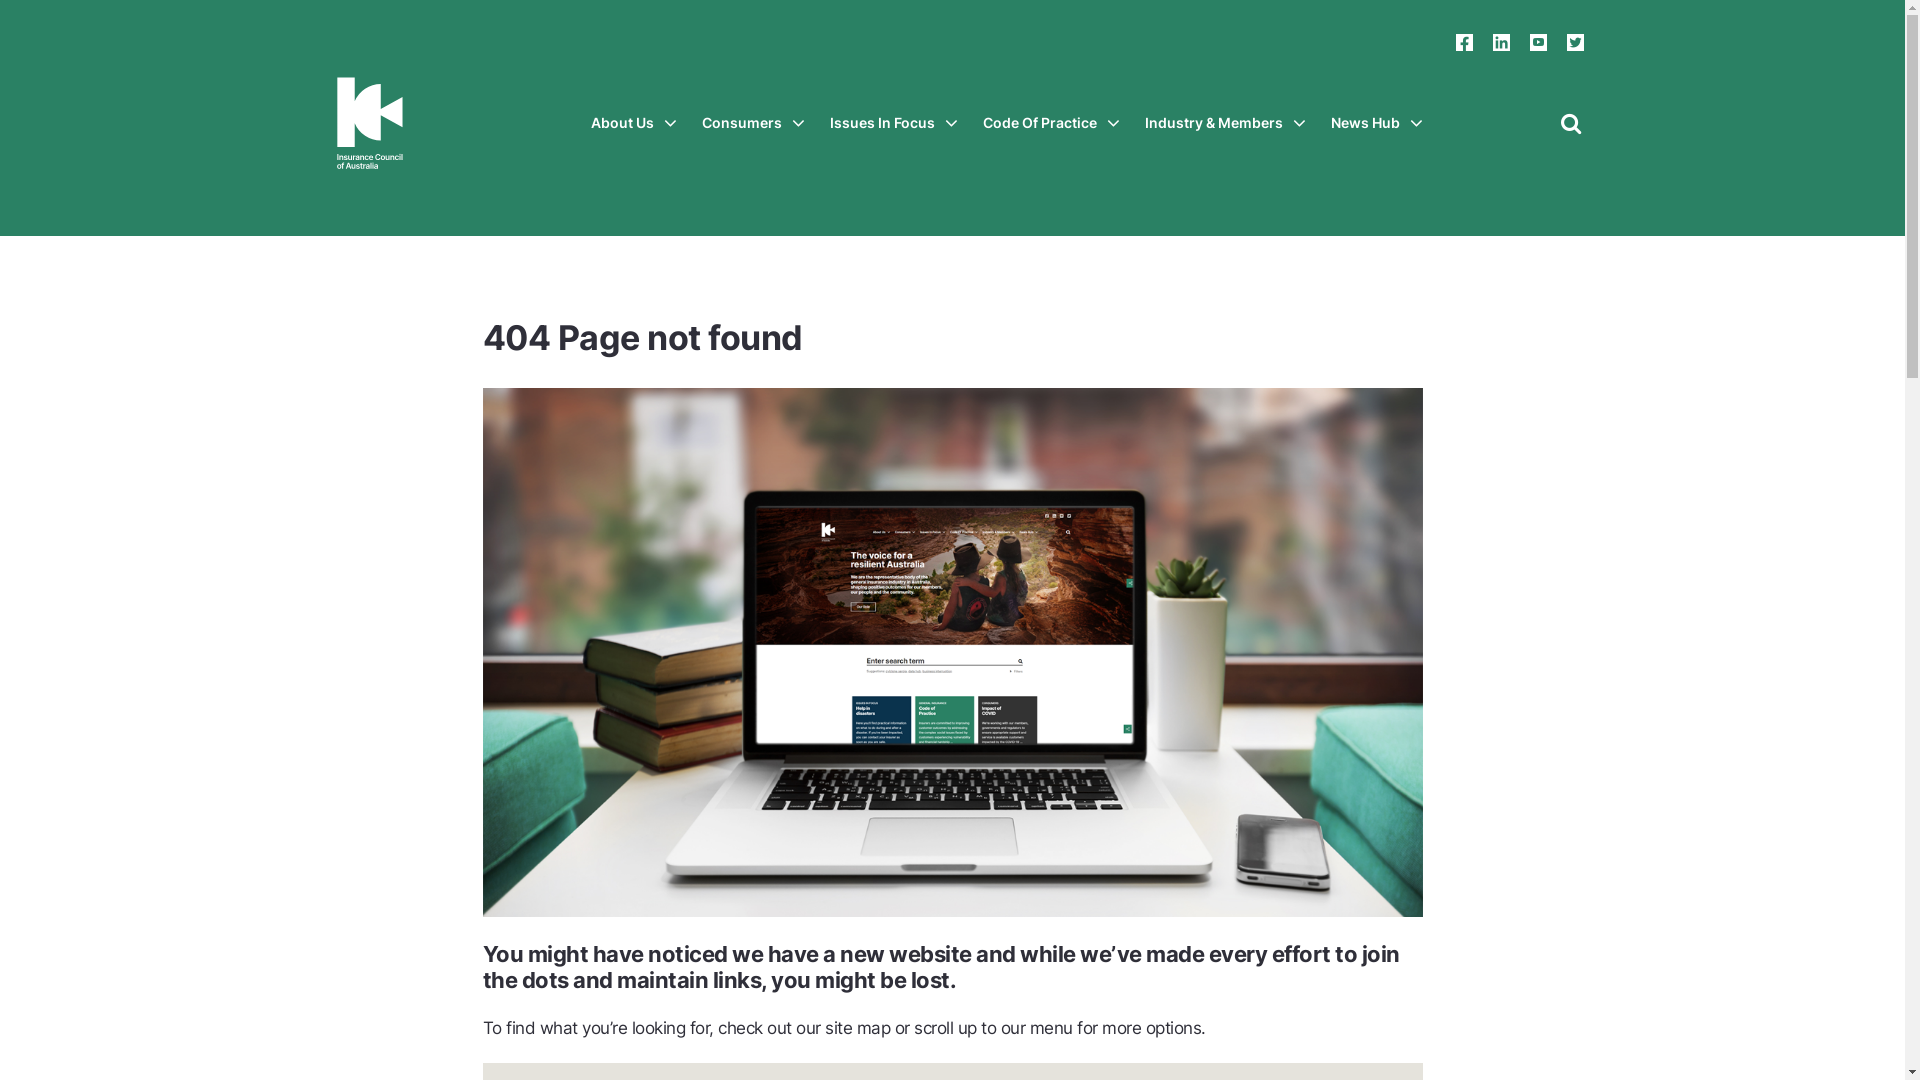  Describe the element at coordinates (892, 123) in the screenshot. I see `'Issues In Focus'` at that location.